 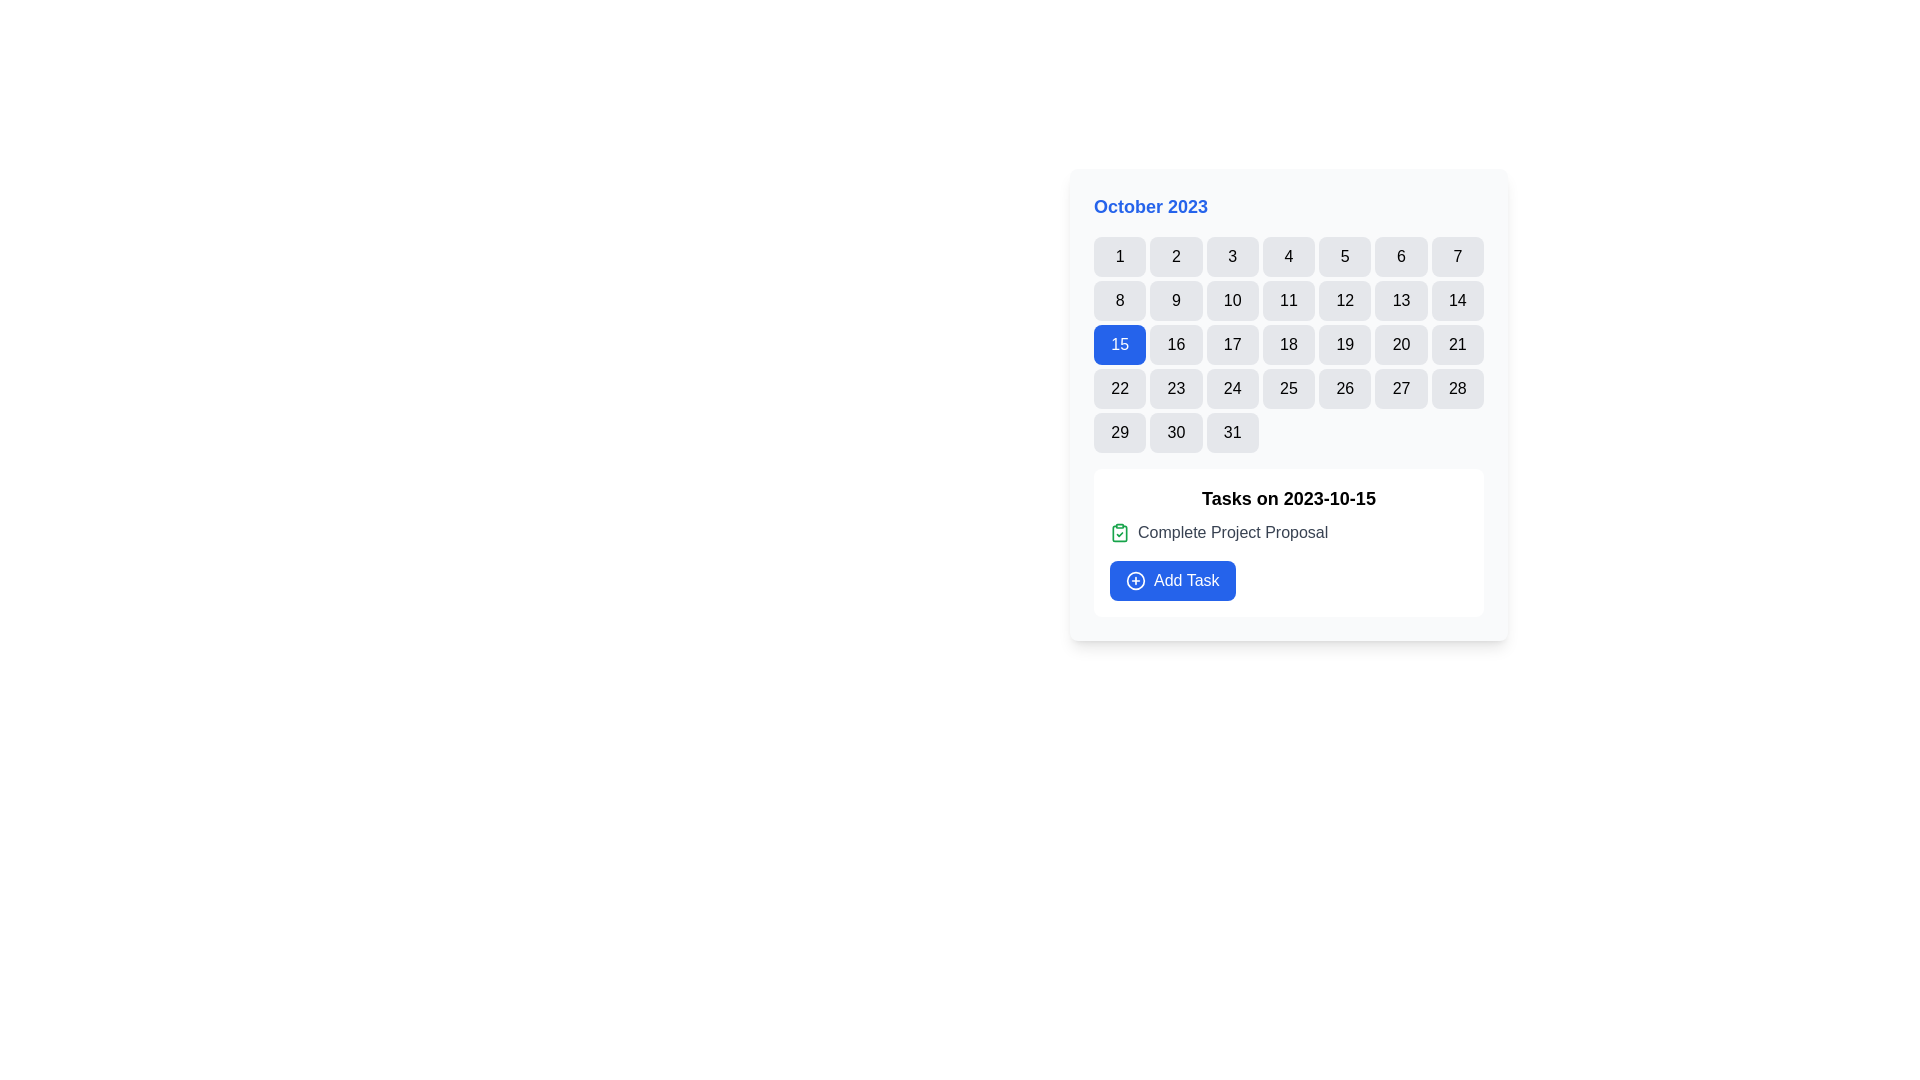 What do you see at coordinates (1176, 389) in the screenshot?
I see `the button displaying the number '23' in the calendar grid to change its background color` at bounding box center [1176, 389].